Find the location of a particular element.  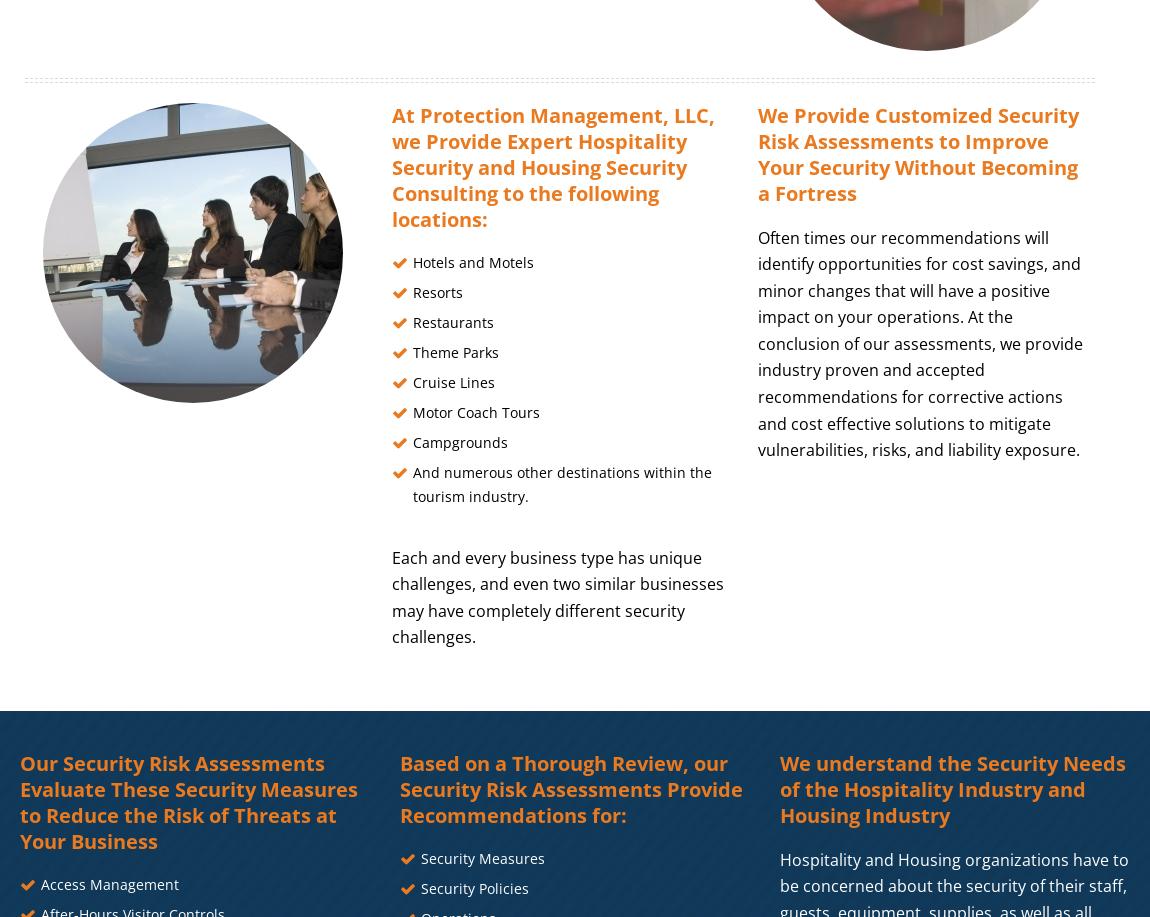

'Cruise Lines' is located at coordinates (412, 380).